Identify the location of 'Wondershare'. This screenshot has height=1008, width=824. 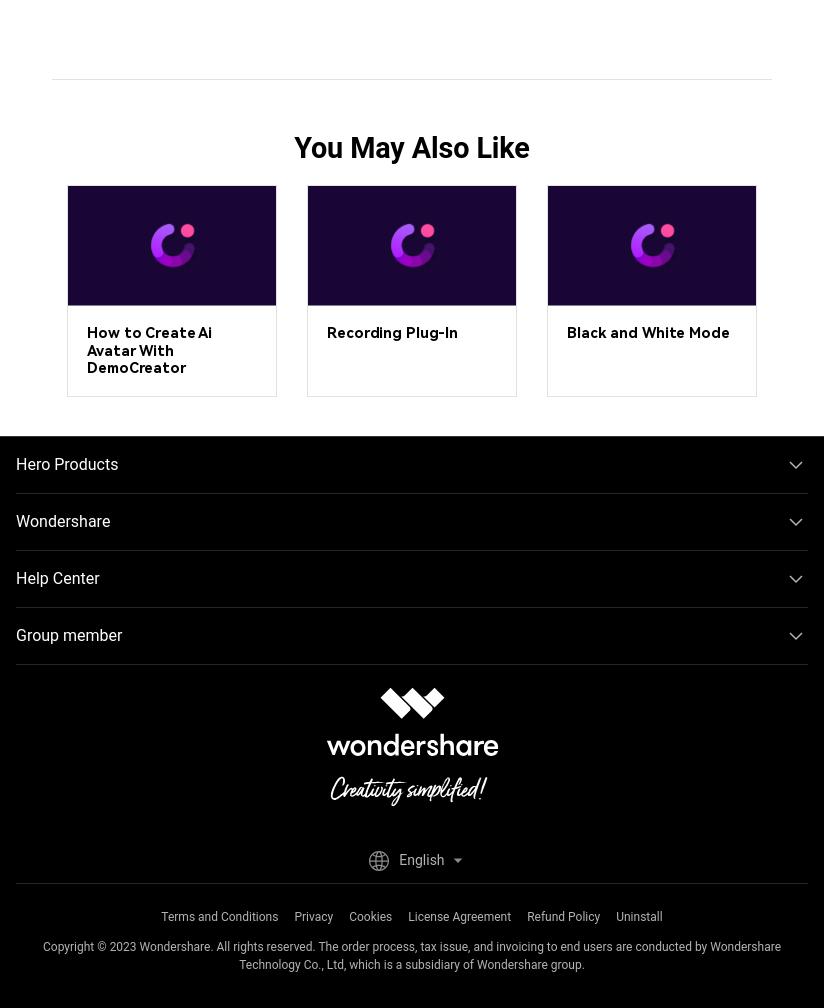
(63, 520).